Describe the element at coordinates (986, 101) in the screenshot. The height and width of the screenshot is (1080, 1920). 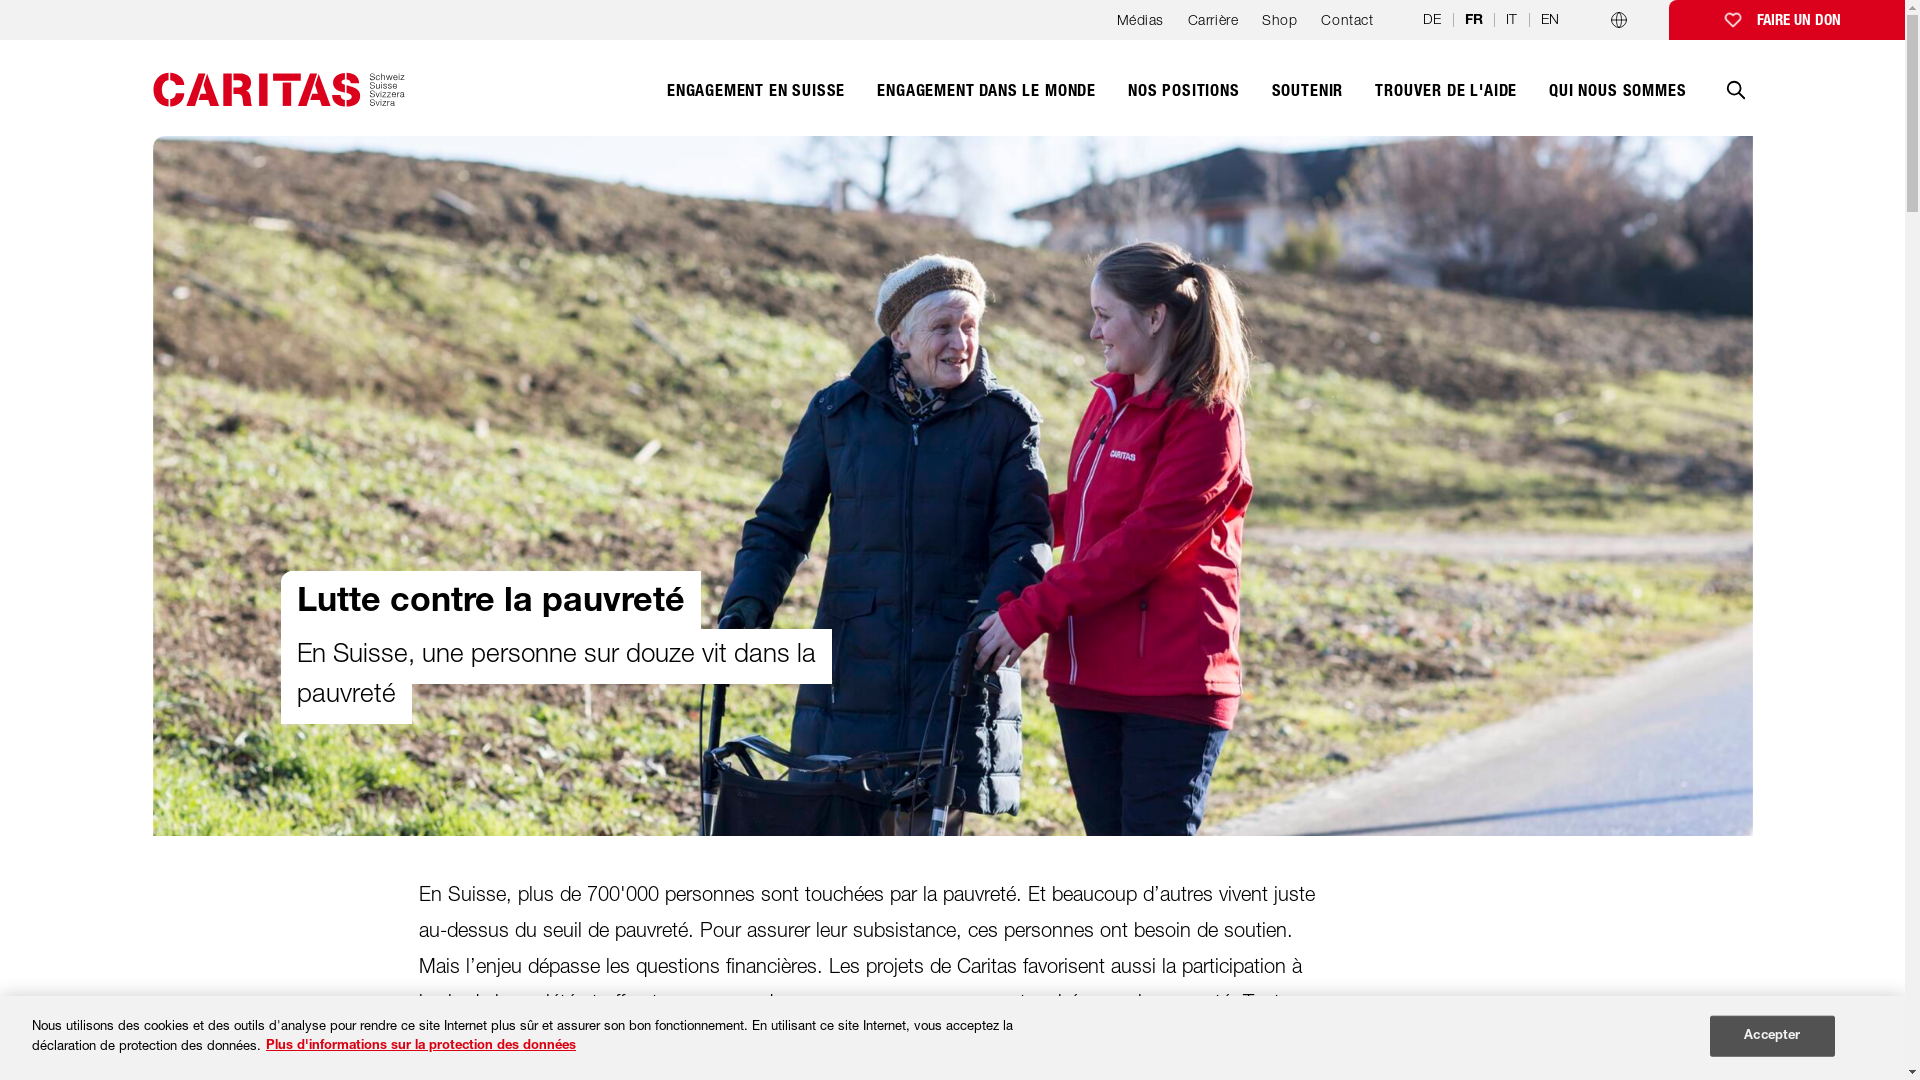
I see `'ENGAGEMENT DANS LE MONDE'` at that location.